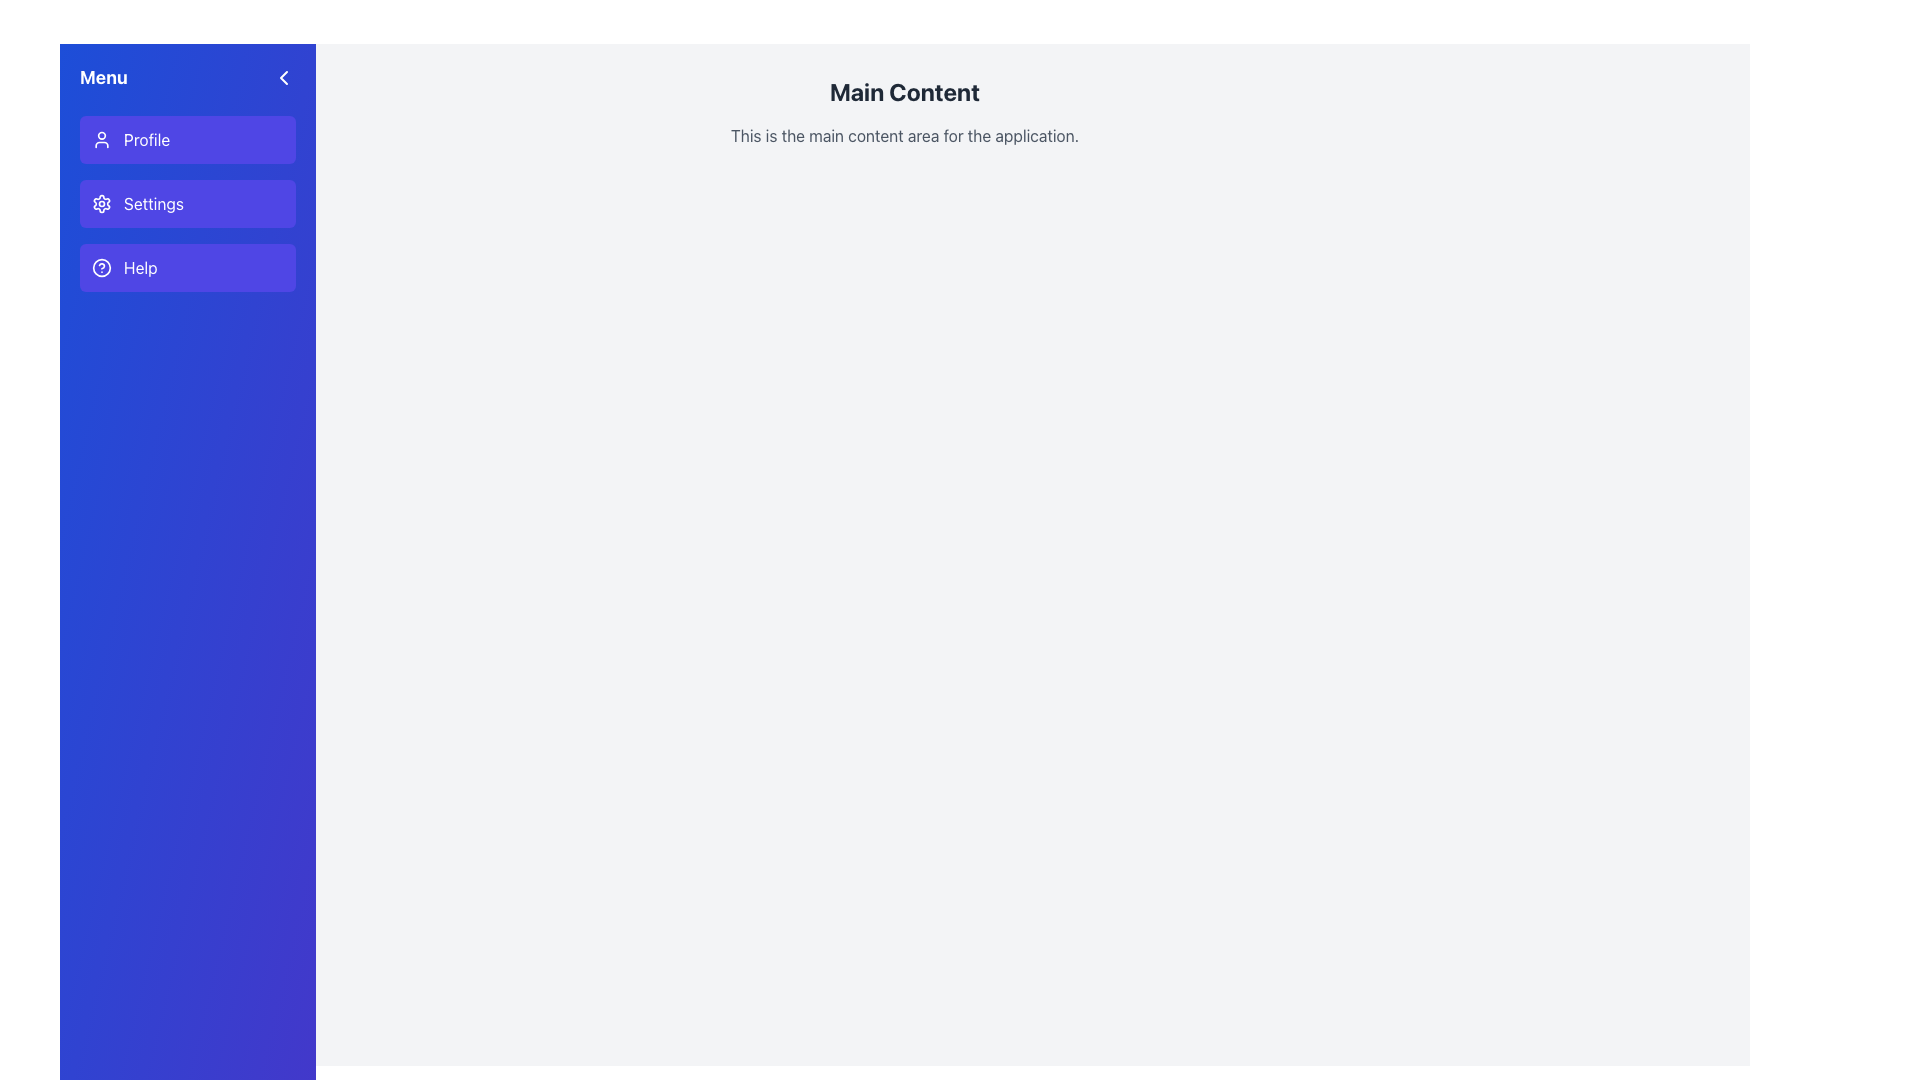  What do you see at coordinates (904, 92) in the screenshot?
I see `heading text block located at the top central part of the application’s main content section to understand the section title` at bounding box center [904, 92].